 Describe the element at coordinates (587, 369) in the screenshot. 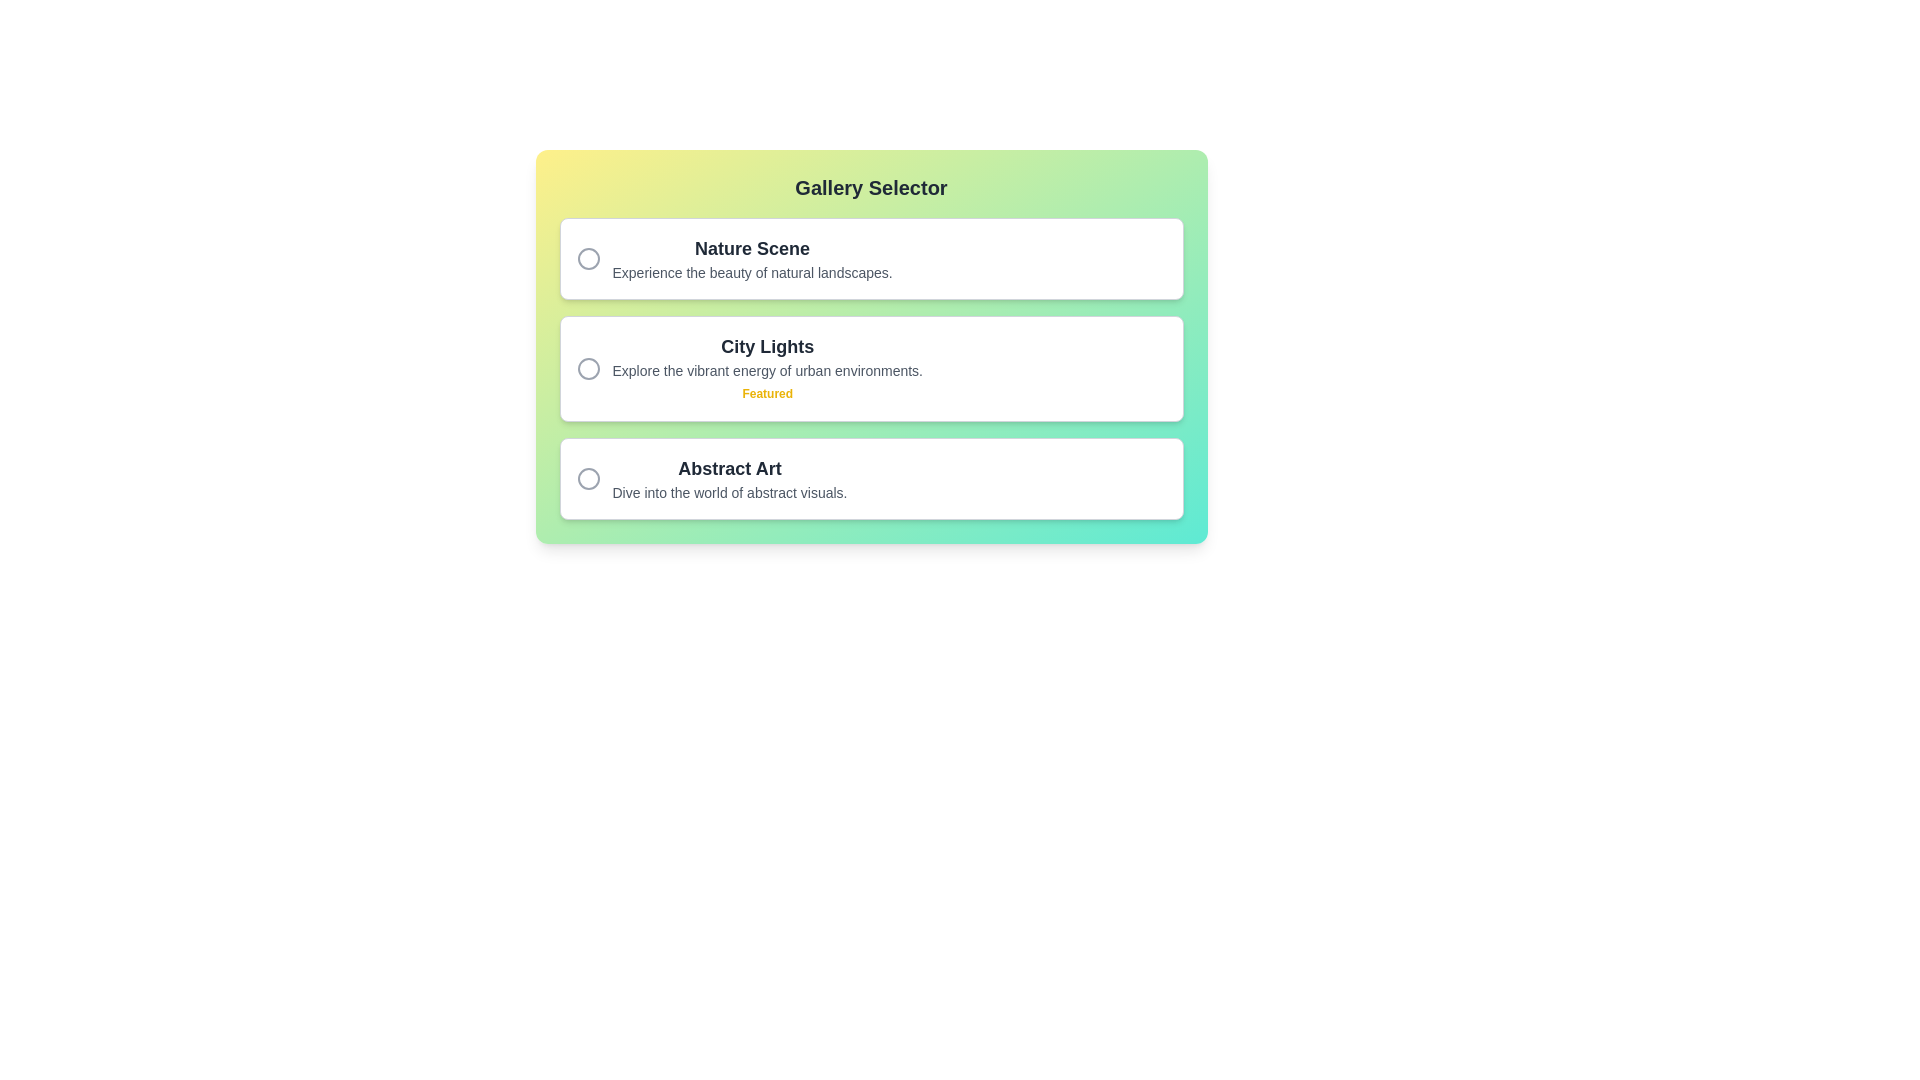

I see `the gray circular radio button associated with the 'City Lights' option in the 'Gallery Selector' UI` at that location.